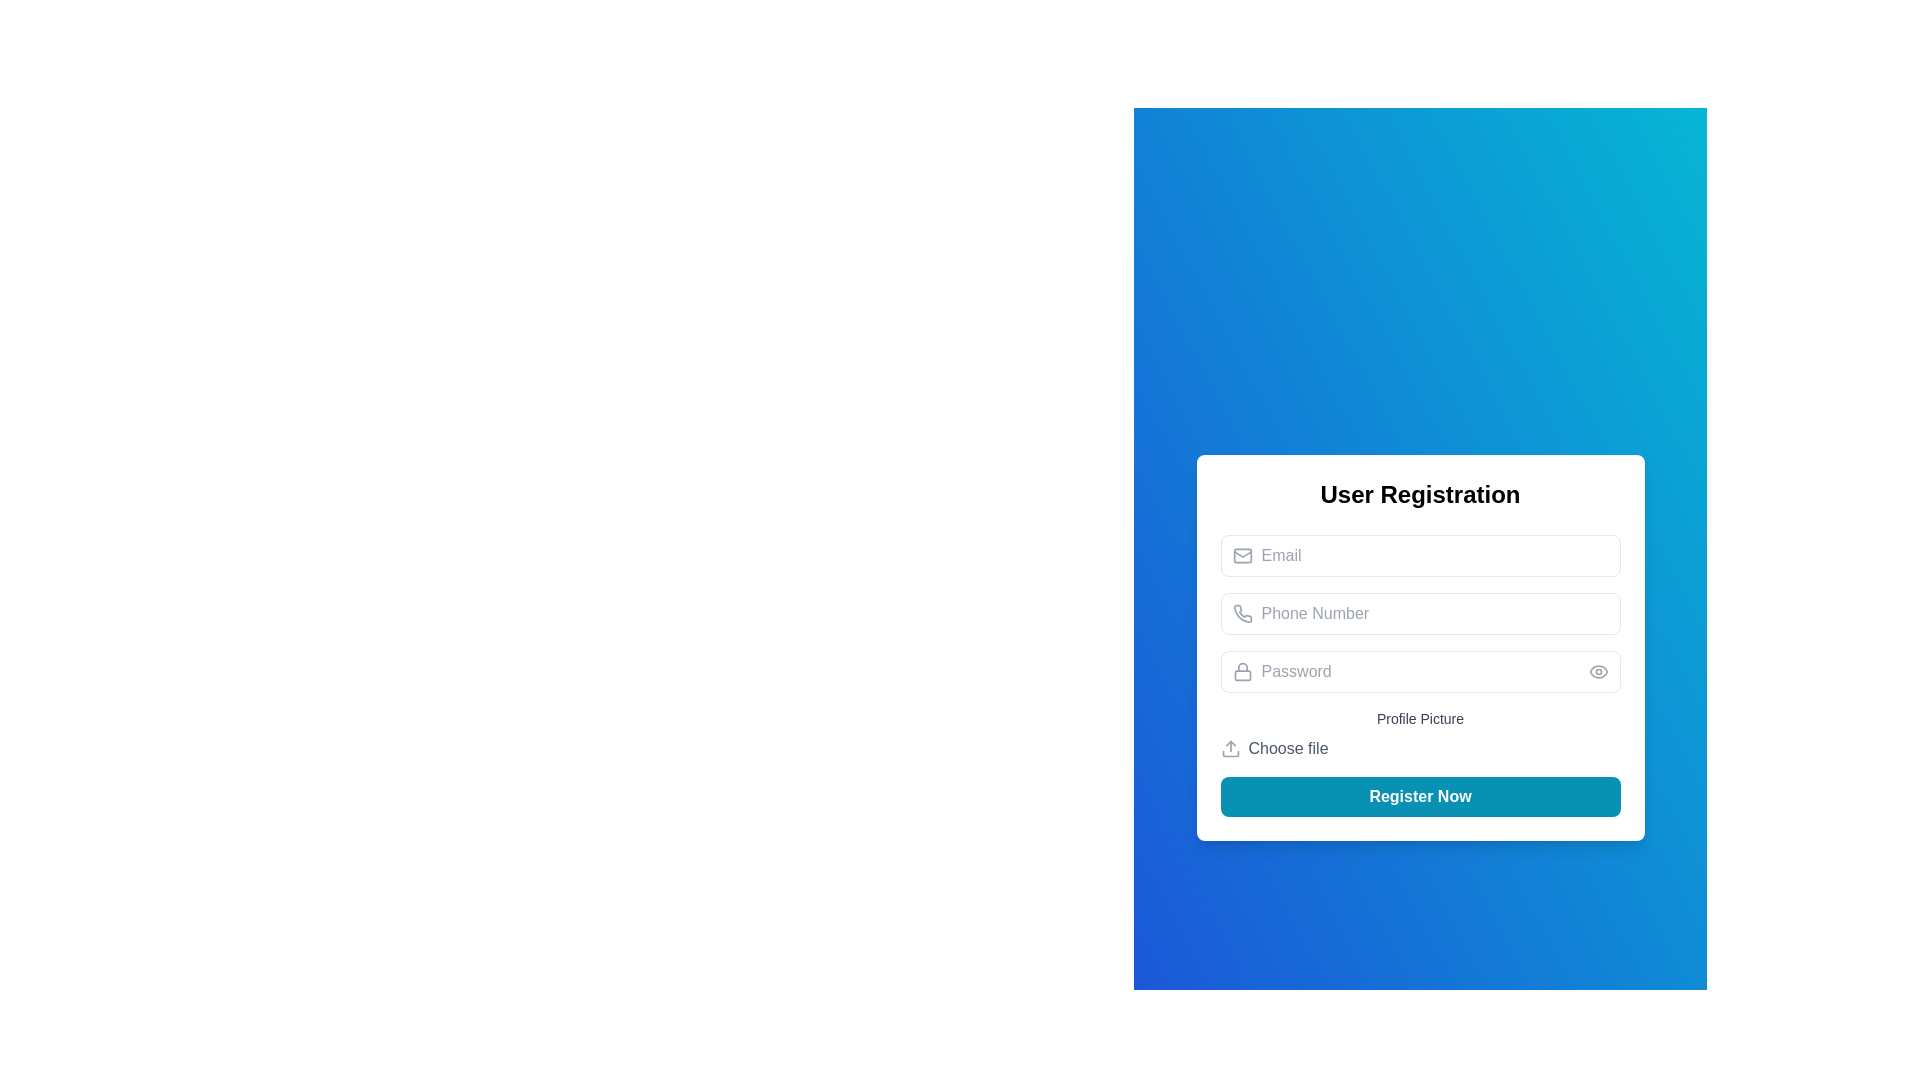  I want to click on the eye icon element used to toggle the visibility of the password in the user registration form by moving the cursor to its center, so click(1597, 671).